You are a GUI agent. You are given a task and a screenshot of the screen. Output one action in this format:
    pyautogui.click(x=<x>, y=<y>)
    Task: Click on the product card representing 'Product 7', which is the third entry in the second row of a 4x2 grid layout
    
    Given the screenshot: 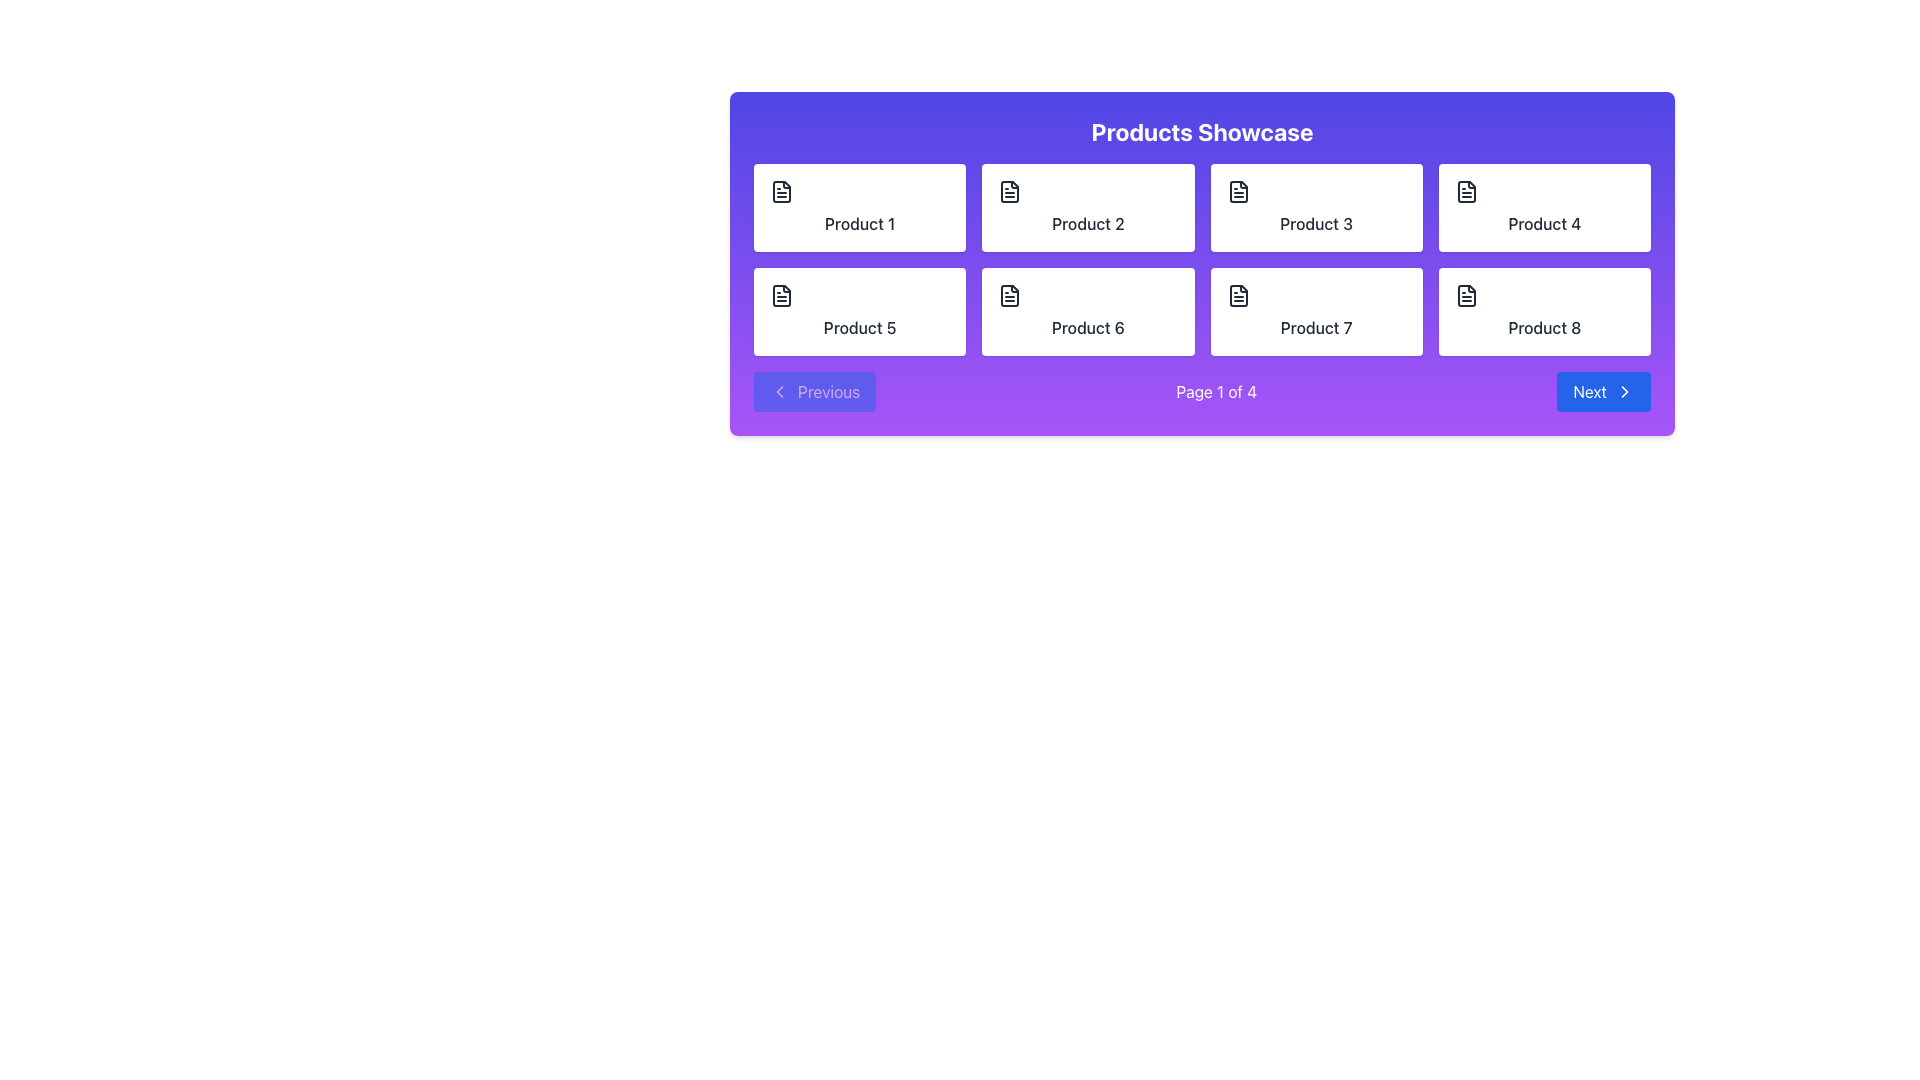 What is the action you would take?
    pyautogui.click(x=1316, y=312)
    